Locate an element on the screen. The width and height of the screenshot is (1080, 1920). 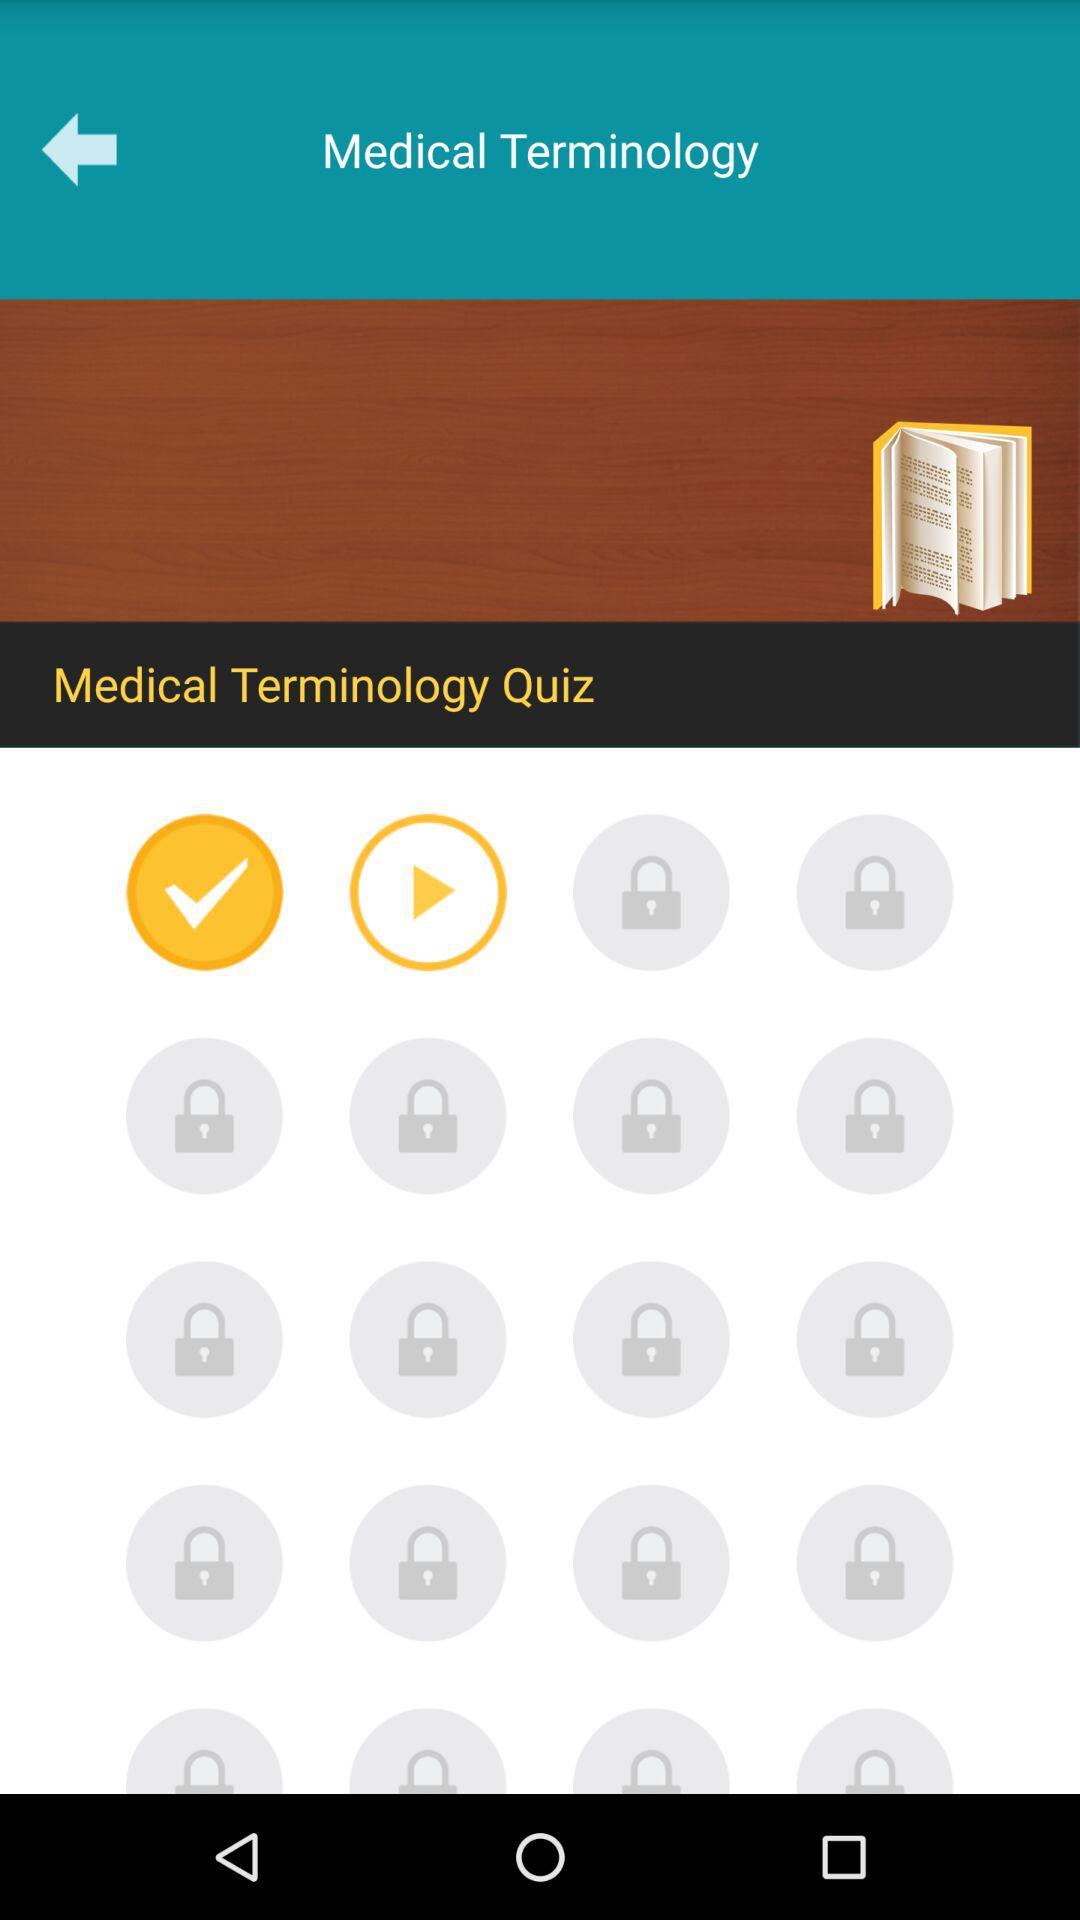
the lock icon is located at coordinates (651, 954).